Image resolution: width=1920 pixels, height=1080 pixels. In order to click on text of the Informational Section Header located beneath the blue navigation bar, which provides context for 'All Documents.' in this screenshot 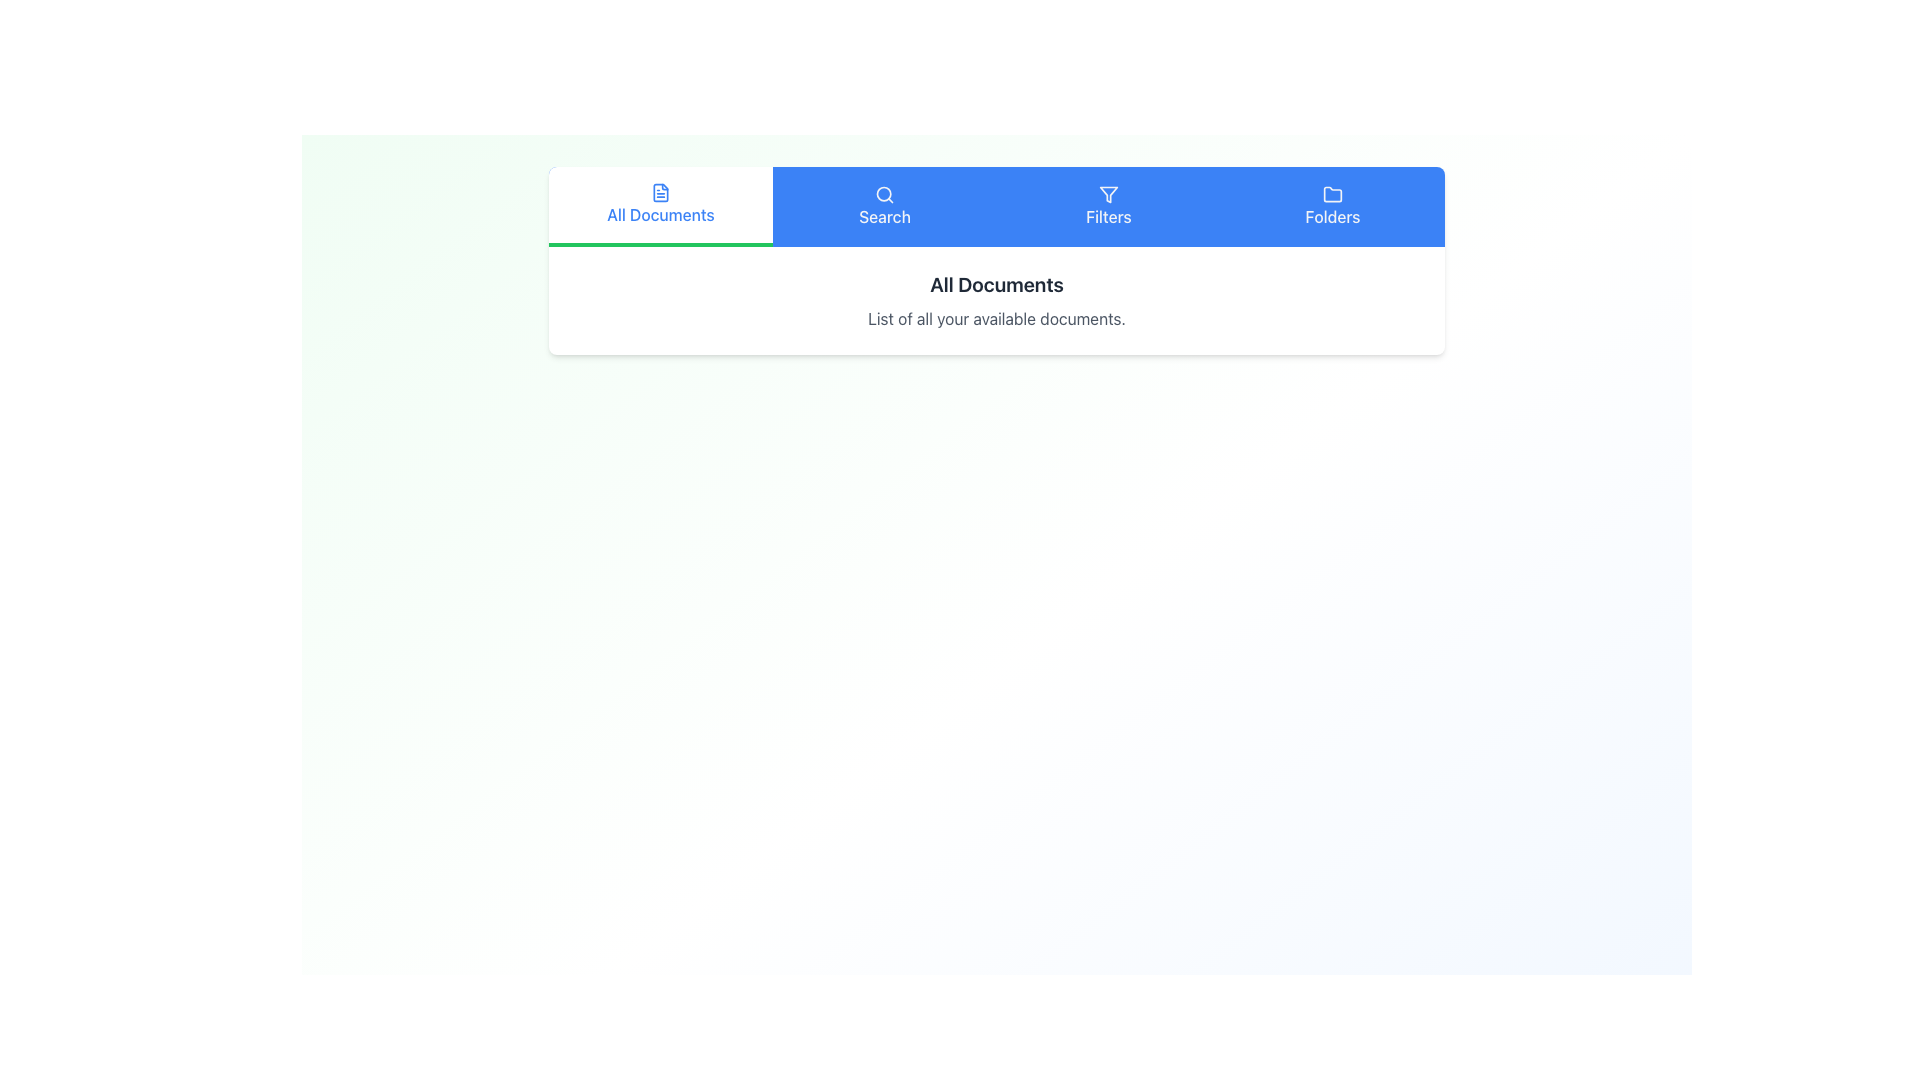, I will do `click(997, 260)`.